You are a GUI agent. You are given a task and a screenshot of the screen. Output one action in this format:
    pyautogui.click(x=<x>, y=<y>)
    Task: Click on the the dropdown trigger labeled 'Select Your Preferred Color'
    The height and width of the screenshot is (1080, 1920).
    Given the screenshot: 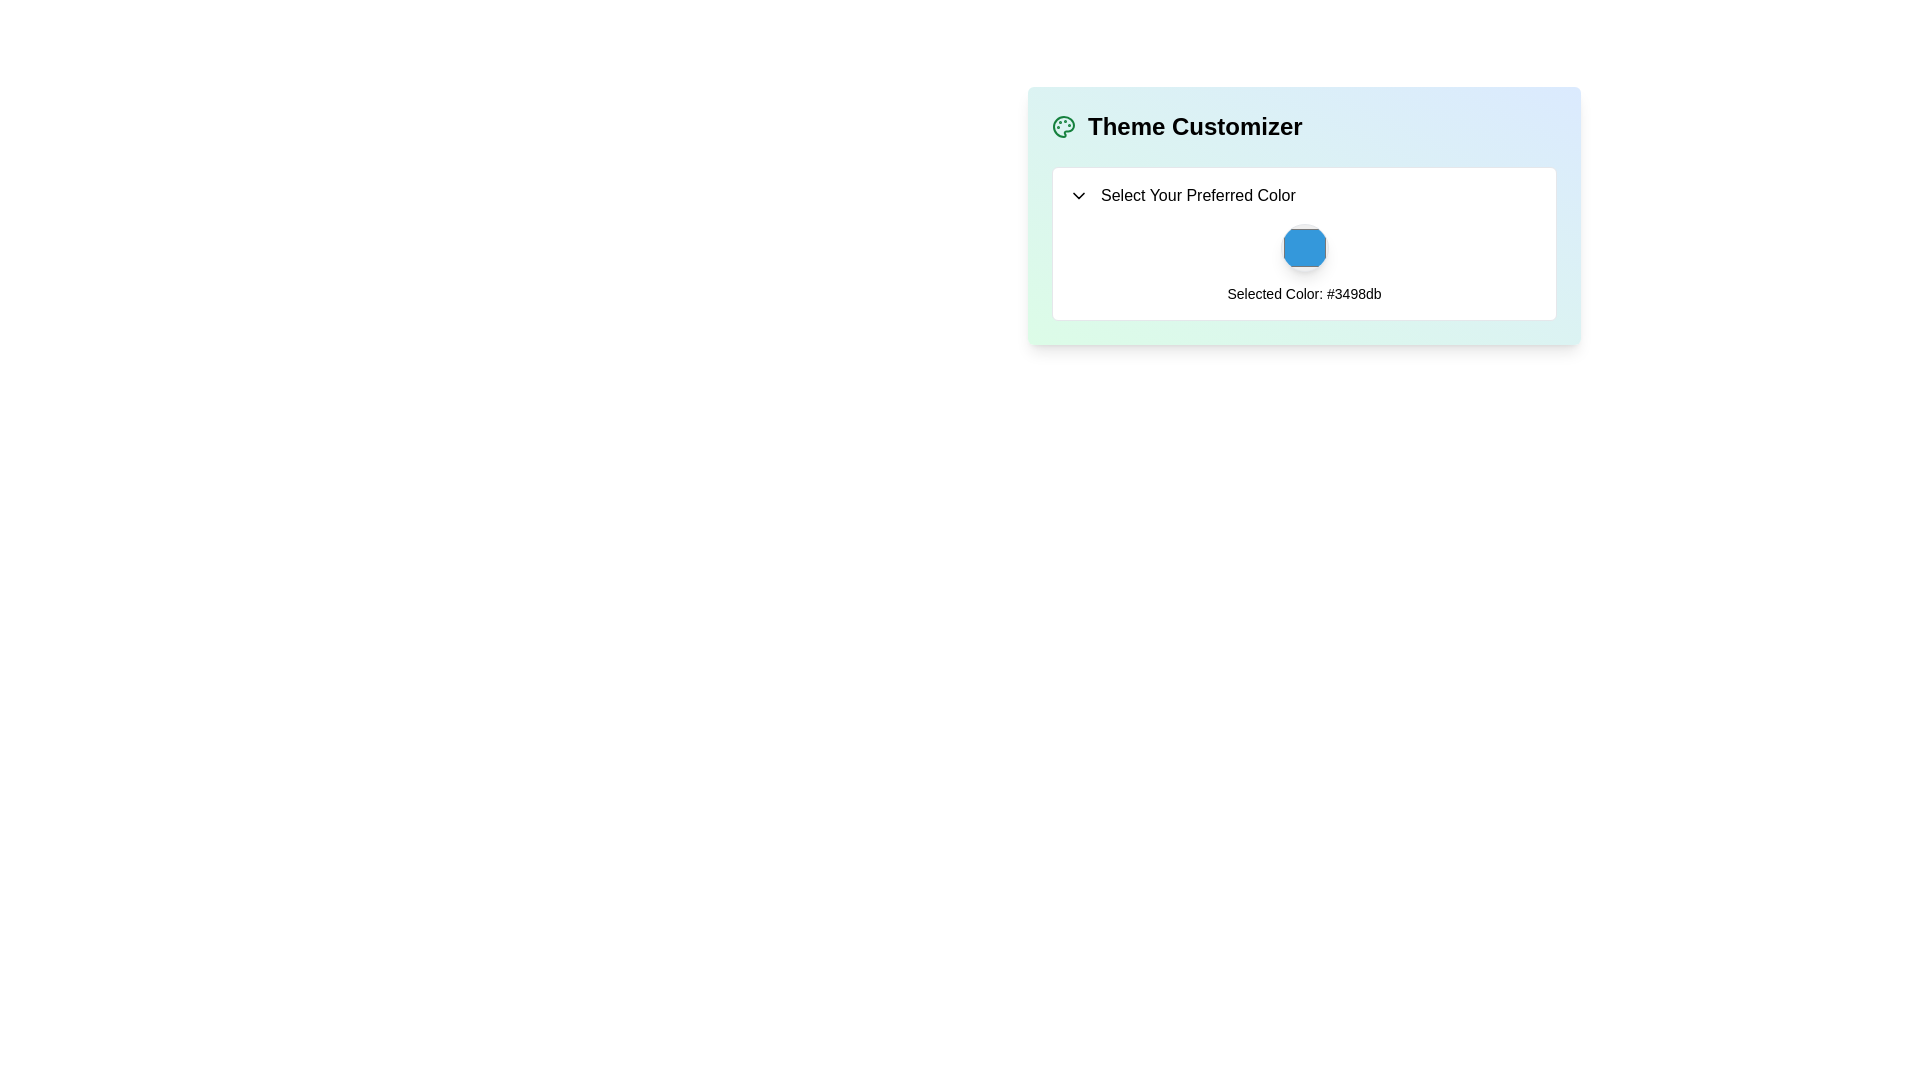 What is the action you would take?
    pyautogui.click(x=1304, y=196)
    